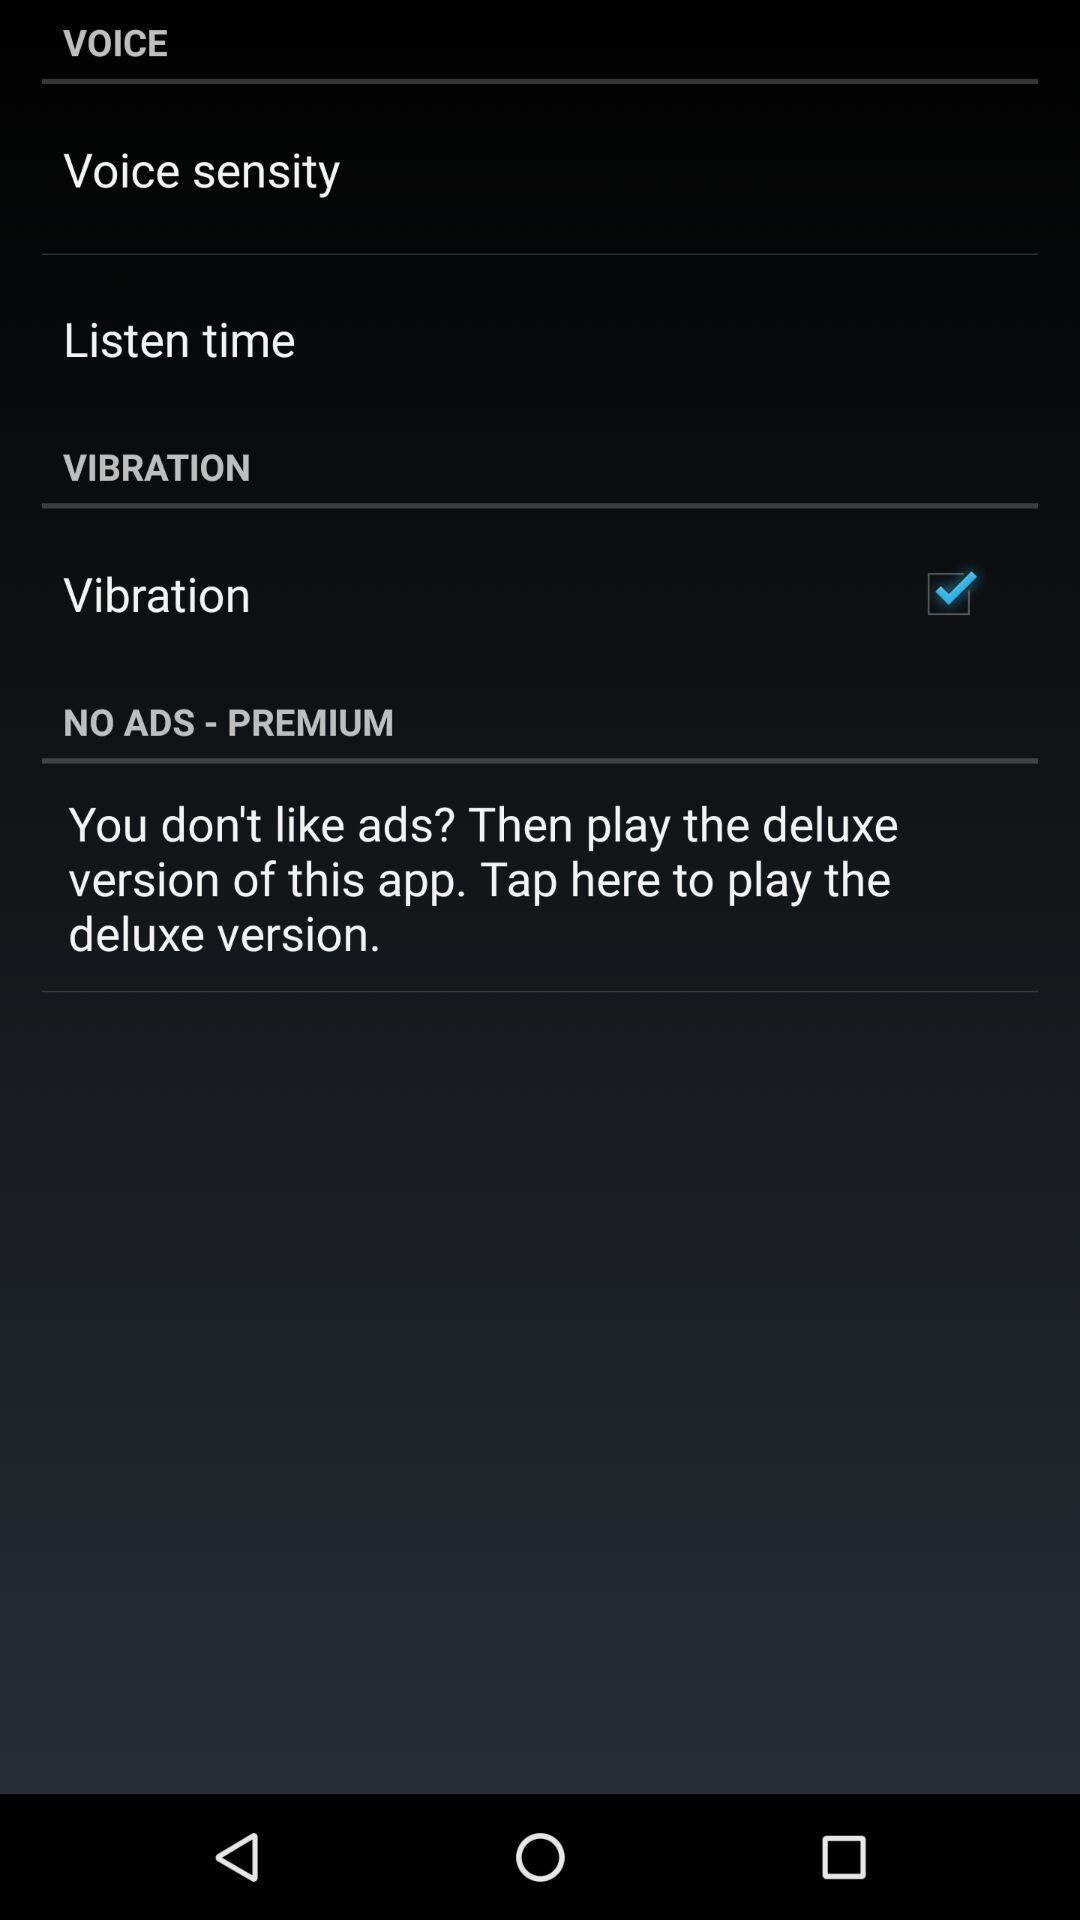 Image resolution: width=1080 pixels, height=1920 pixels. I want to click on item below the no ads - premium item, so click(540, 877).